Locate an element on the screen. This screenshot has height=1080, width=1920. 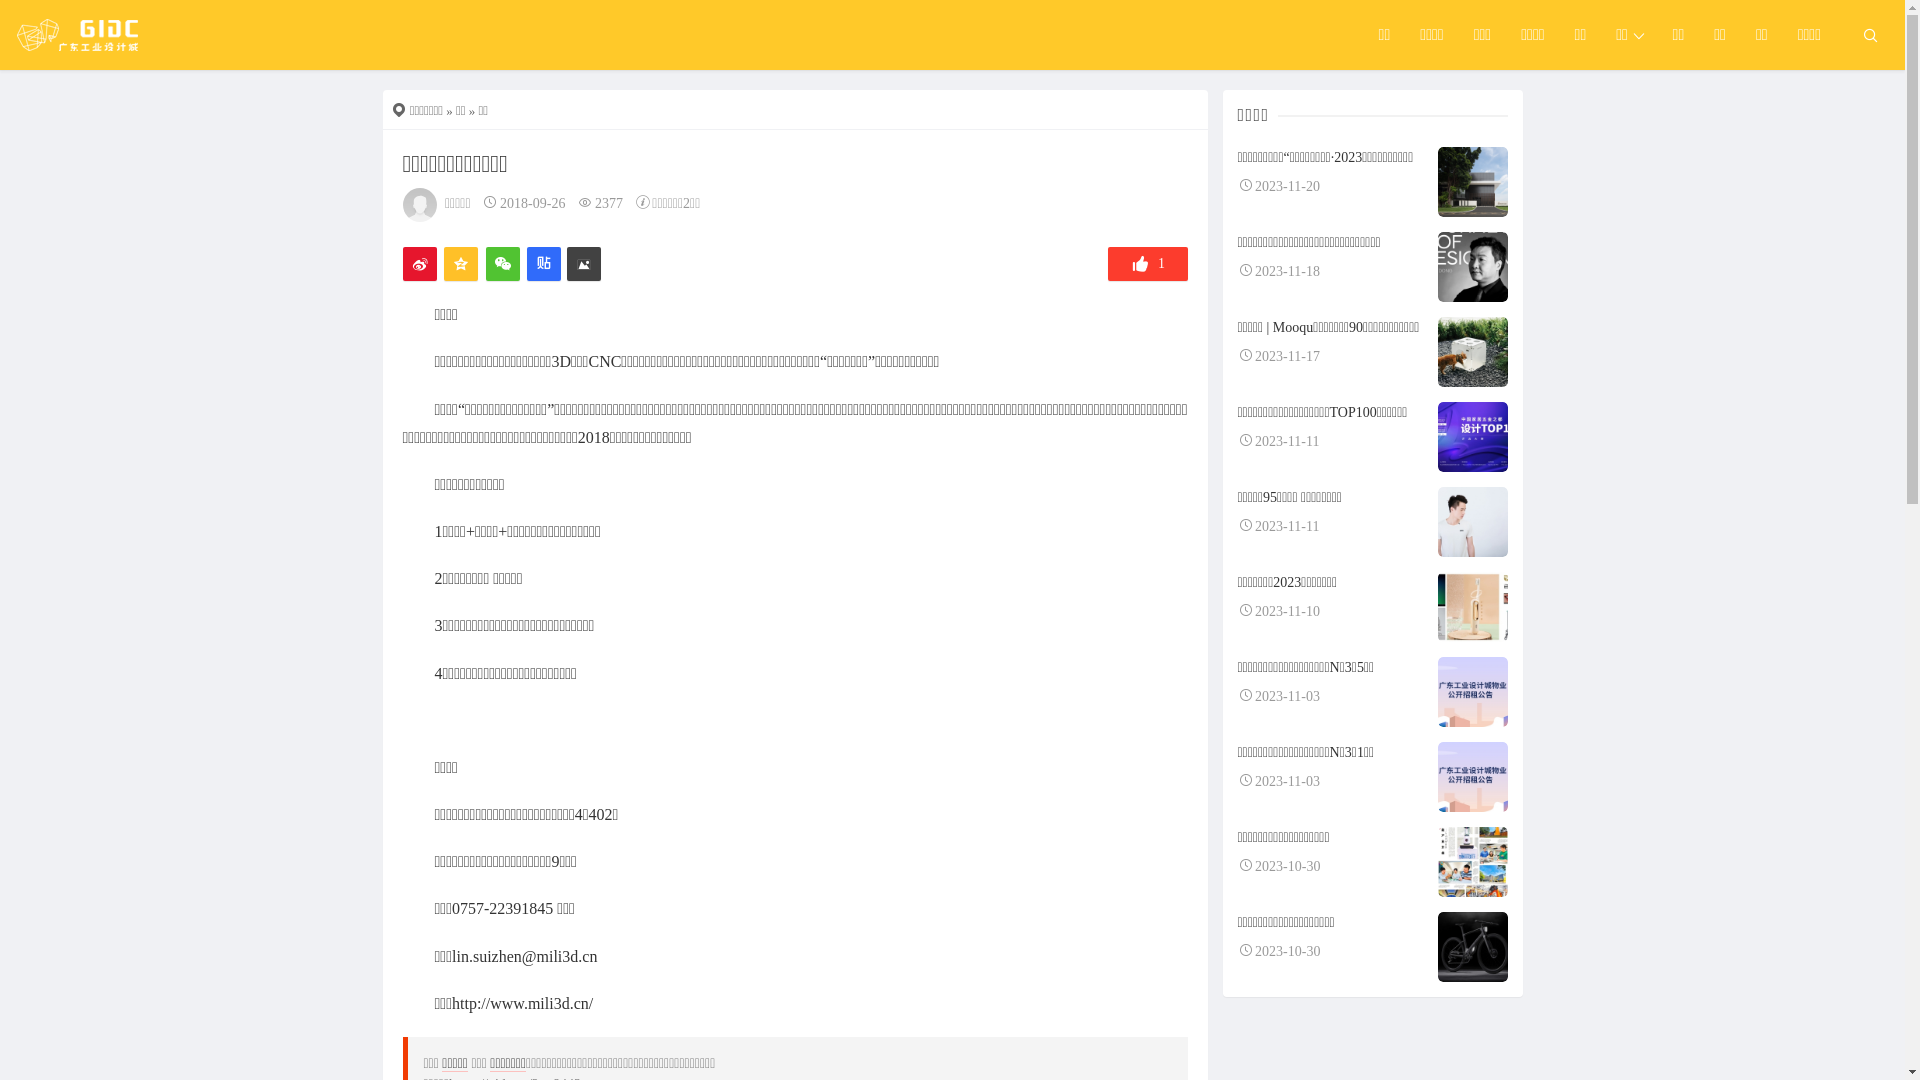
'1' is located at coordinates (1147, 262).